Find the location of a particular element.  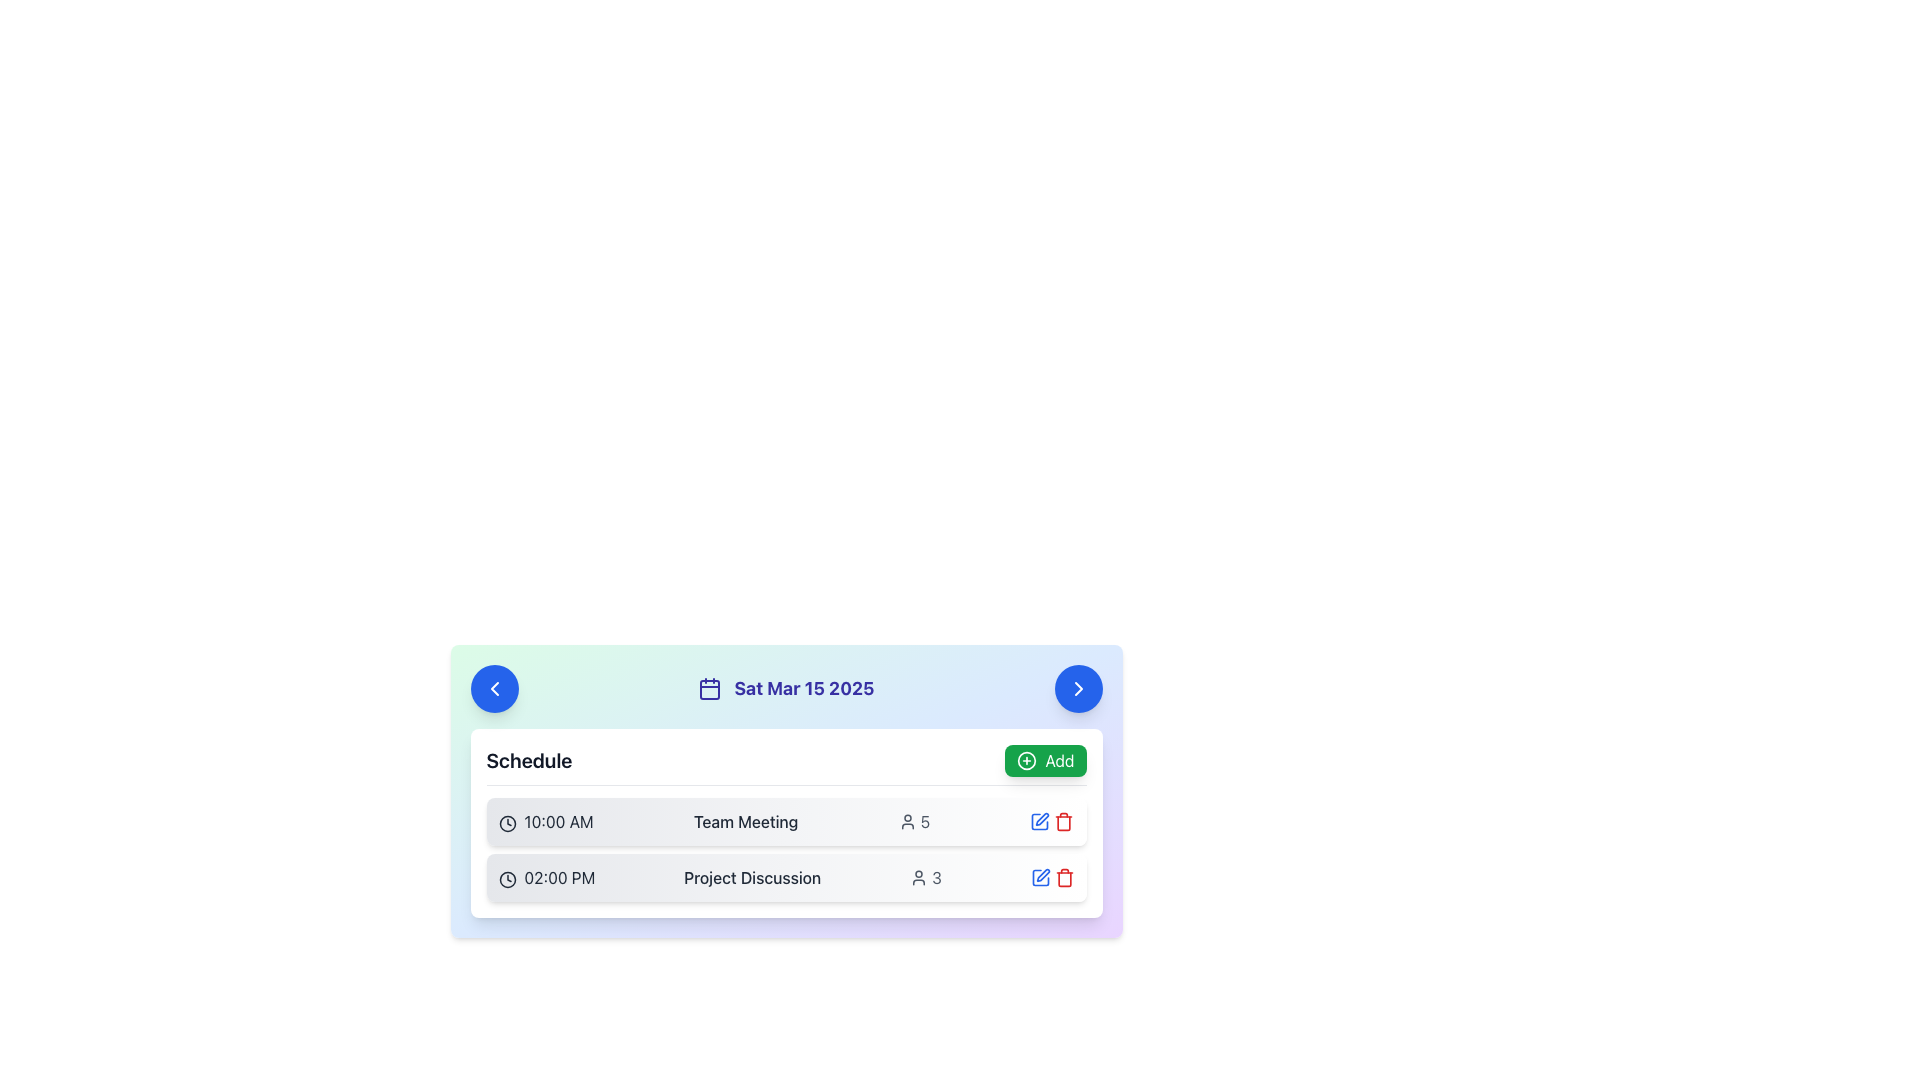

the right arrow icon within the circular button located at the top-right corner of the schedule card is located at coordinates (1077, 688).